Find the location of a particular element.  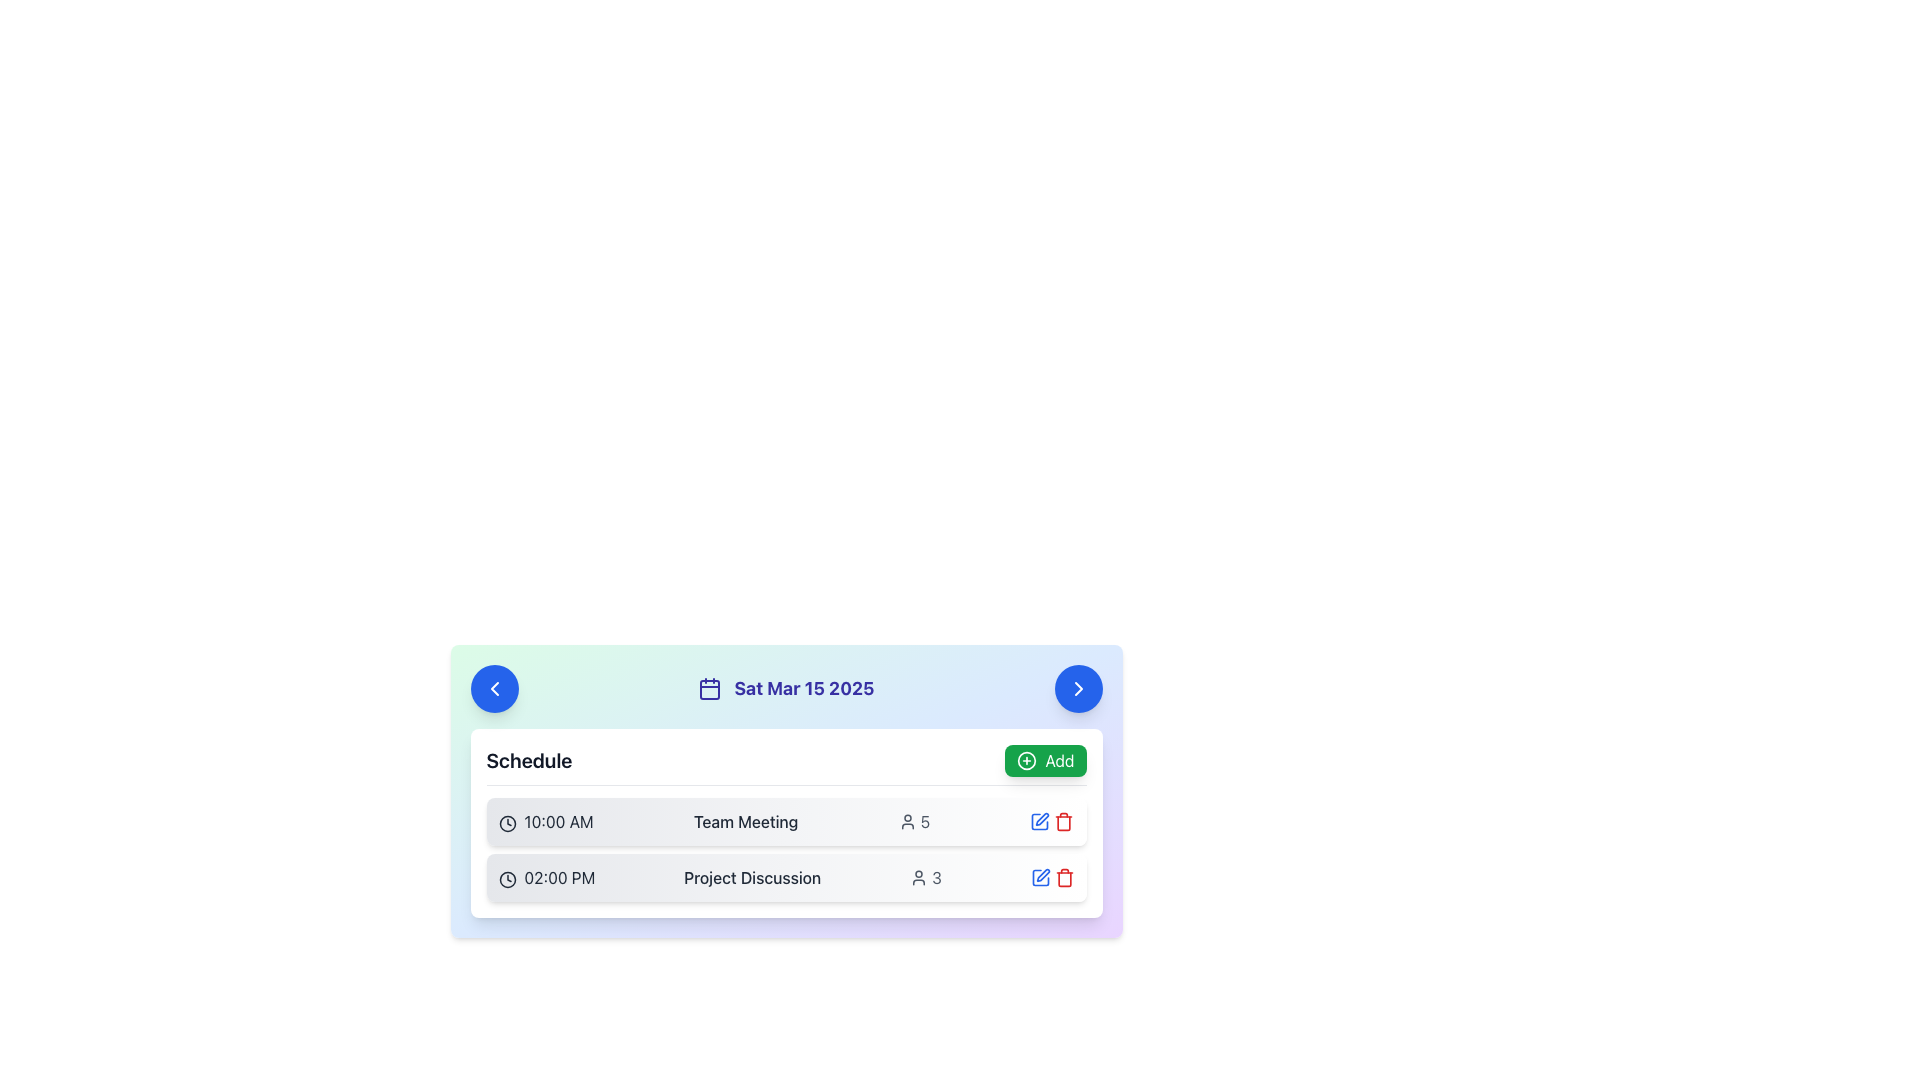

the right arrow icon within the circular button located at the top-right corner of the schedule card is located at coordinates (1077, 688).